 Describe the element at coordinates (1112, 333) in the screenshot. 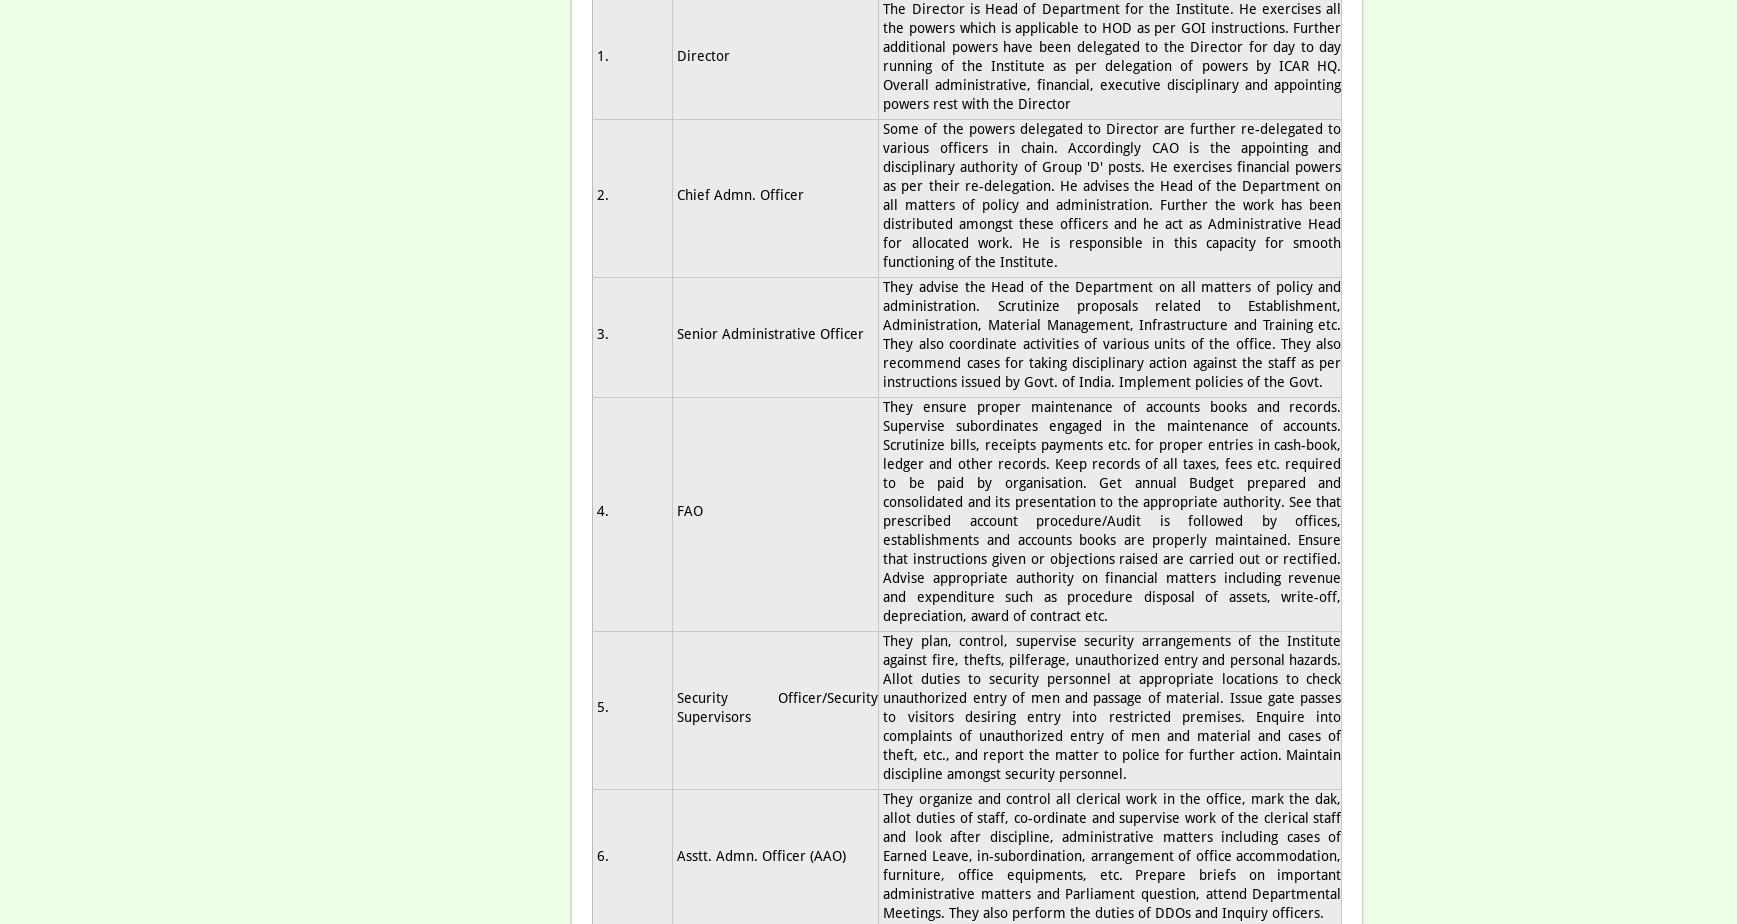

I see `'They advise the Head of the Department on all matters of policy and administration. Scrutinize proposals related to Establishment, Administration, Material Management, Infrastructure and Training etc. They also coordinate activities of various units of the office. They also recommend cases for taking disciplinary action against the staff as per instructions issued by Govt. of India. Implement policies of the Govt.'` at that location.